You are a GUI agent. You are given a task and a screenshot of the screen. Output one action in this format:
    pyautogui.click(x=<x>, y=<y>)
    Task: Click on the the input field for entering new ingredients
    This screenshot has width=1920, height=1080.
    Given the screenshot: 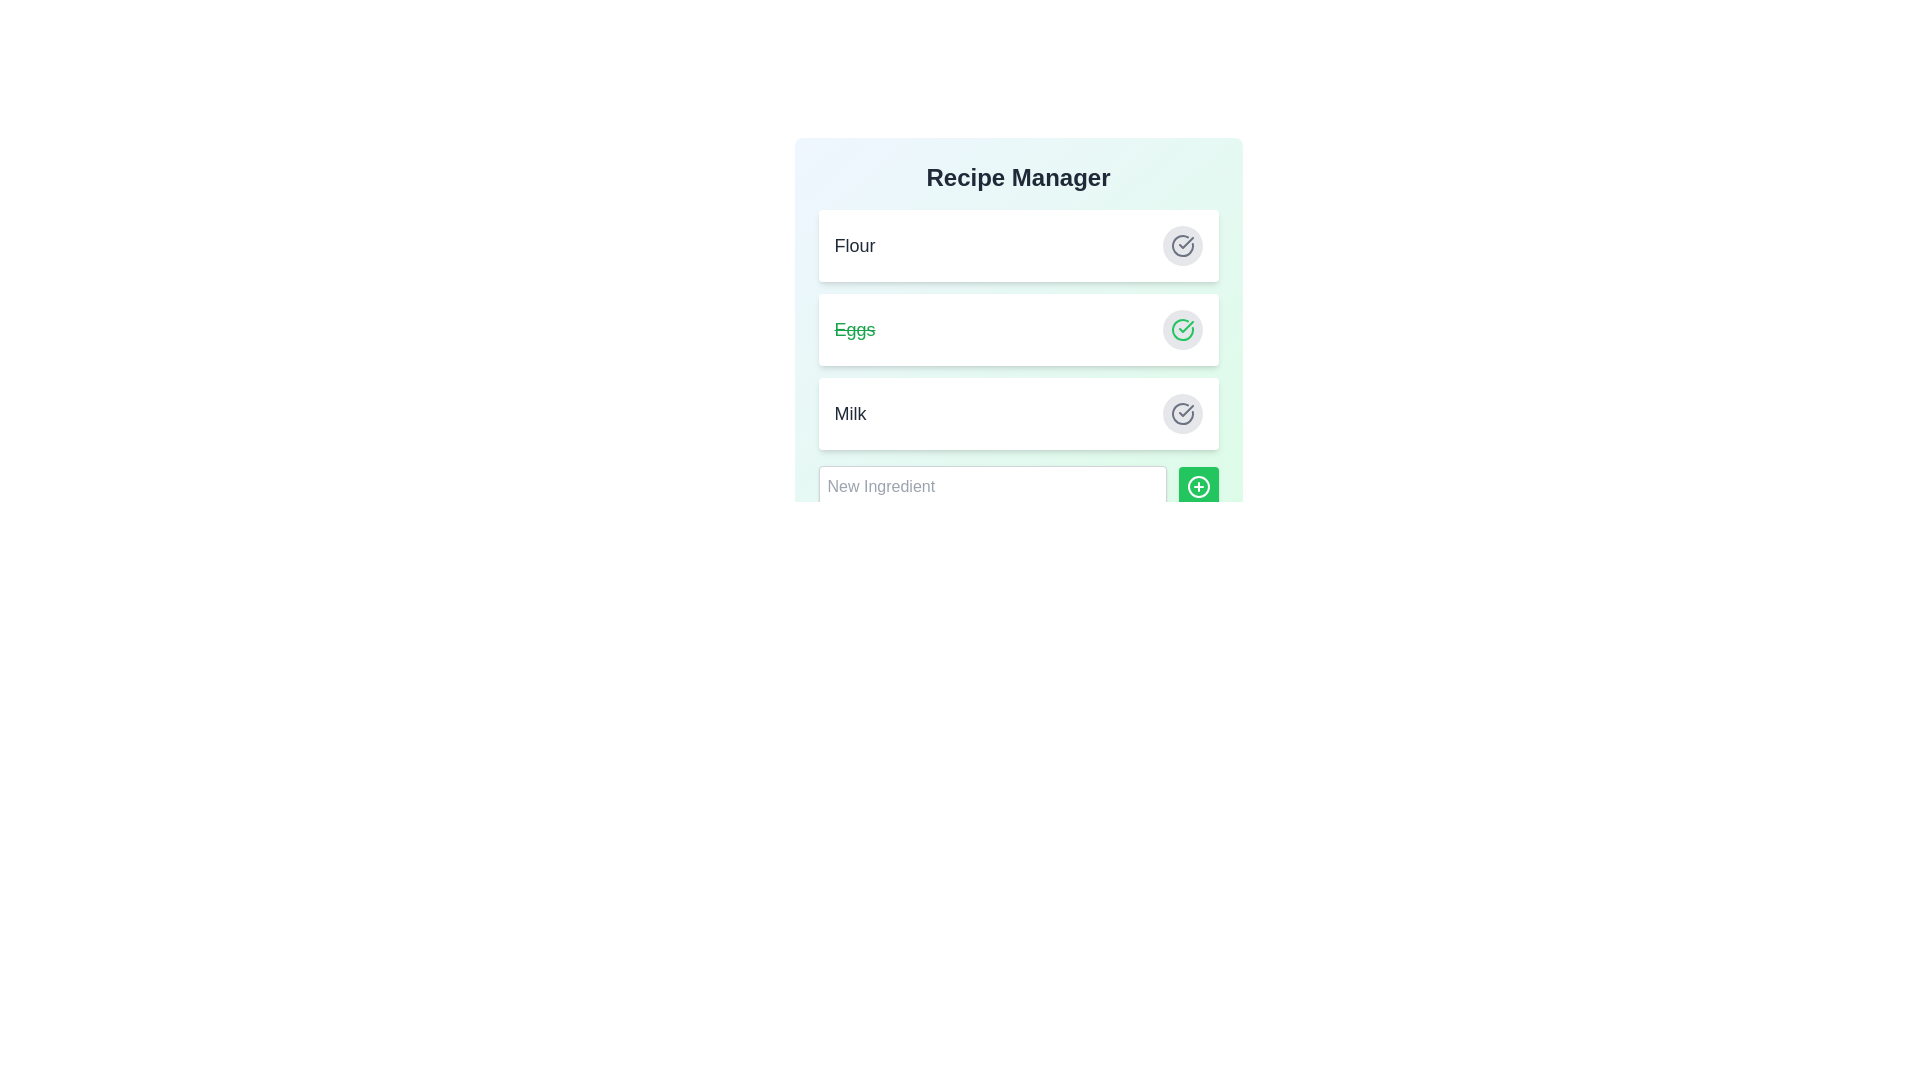 What is the action you would take?
    pyautogui.click(x=992, y=486)
    